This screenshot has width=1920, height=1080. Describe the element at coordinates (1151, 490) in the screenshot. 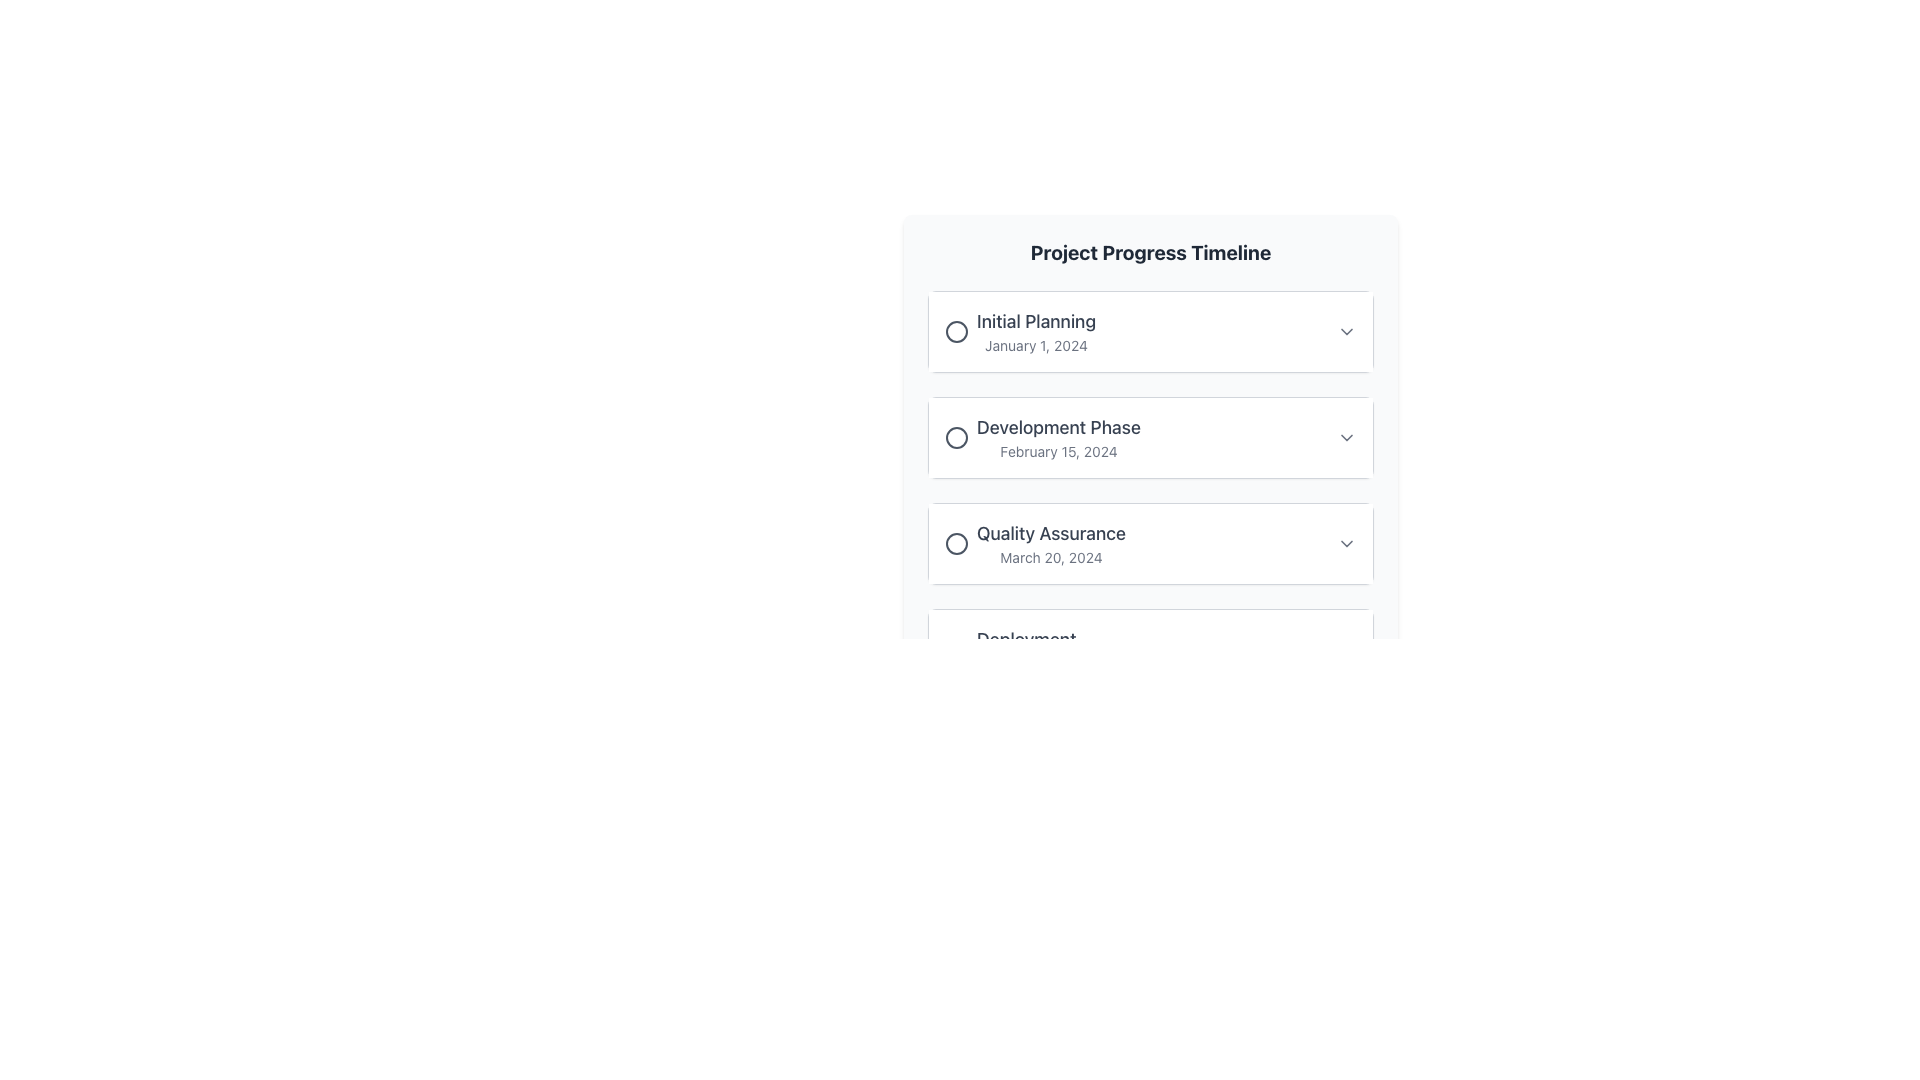

I see `the dropdown arrow of the second list item in the 'Project Progress Timeline'` at that location.